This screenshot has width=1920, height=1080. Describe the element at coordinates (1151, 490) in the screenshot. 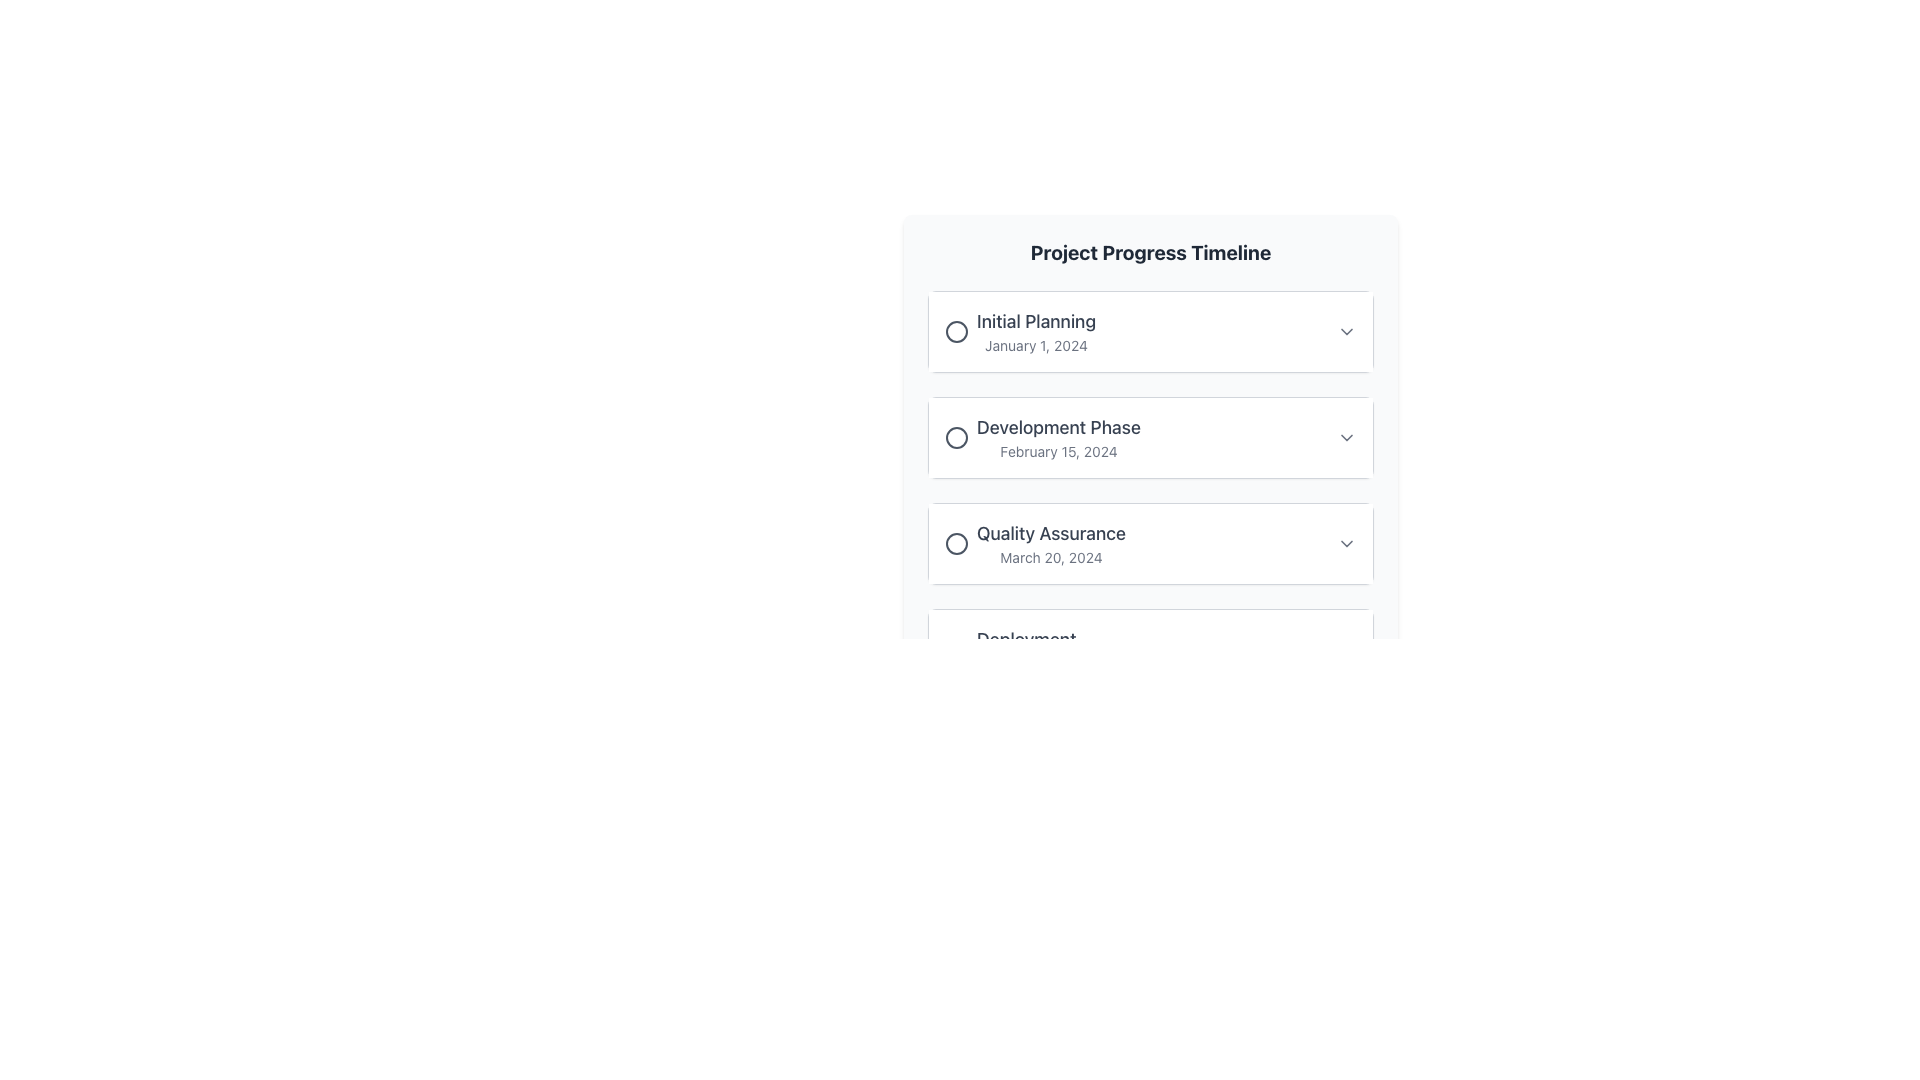

I see `the dropdown arrow of the second list item in the 'Project Progress Timeline'` at that location.